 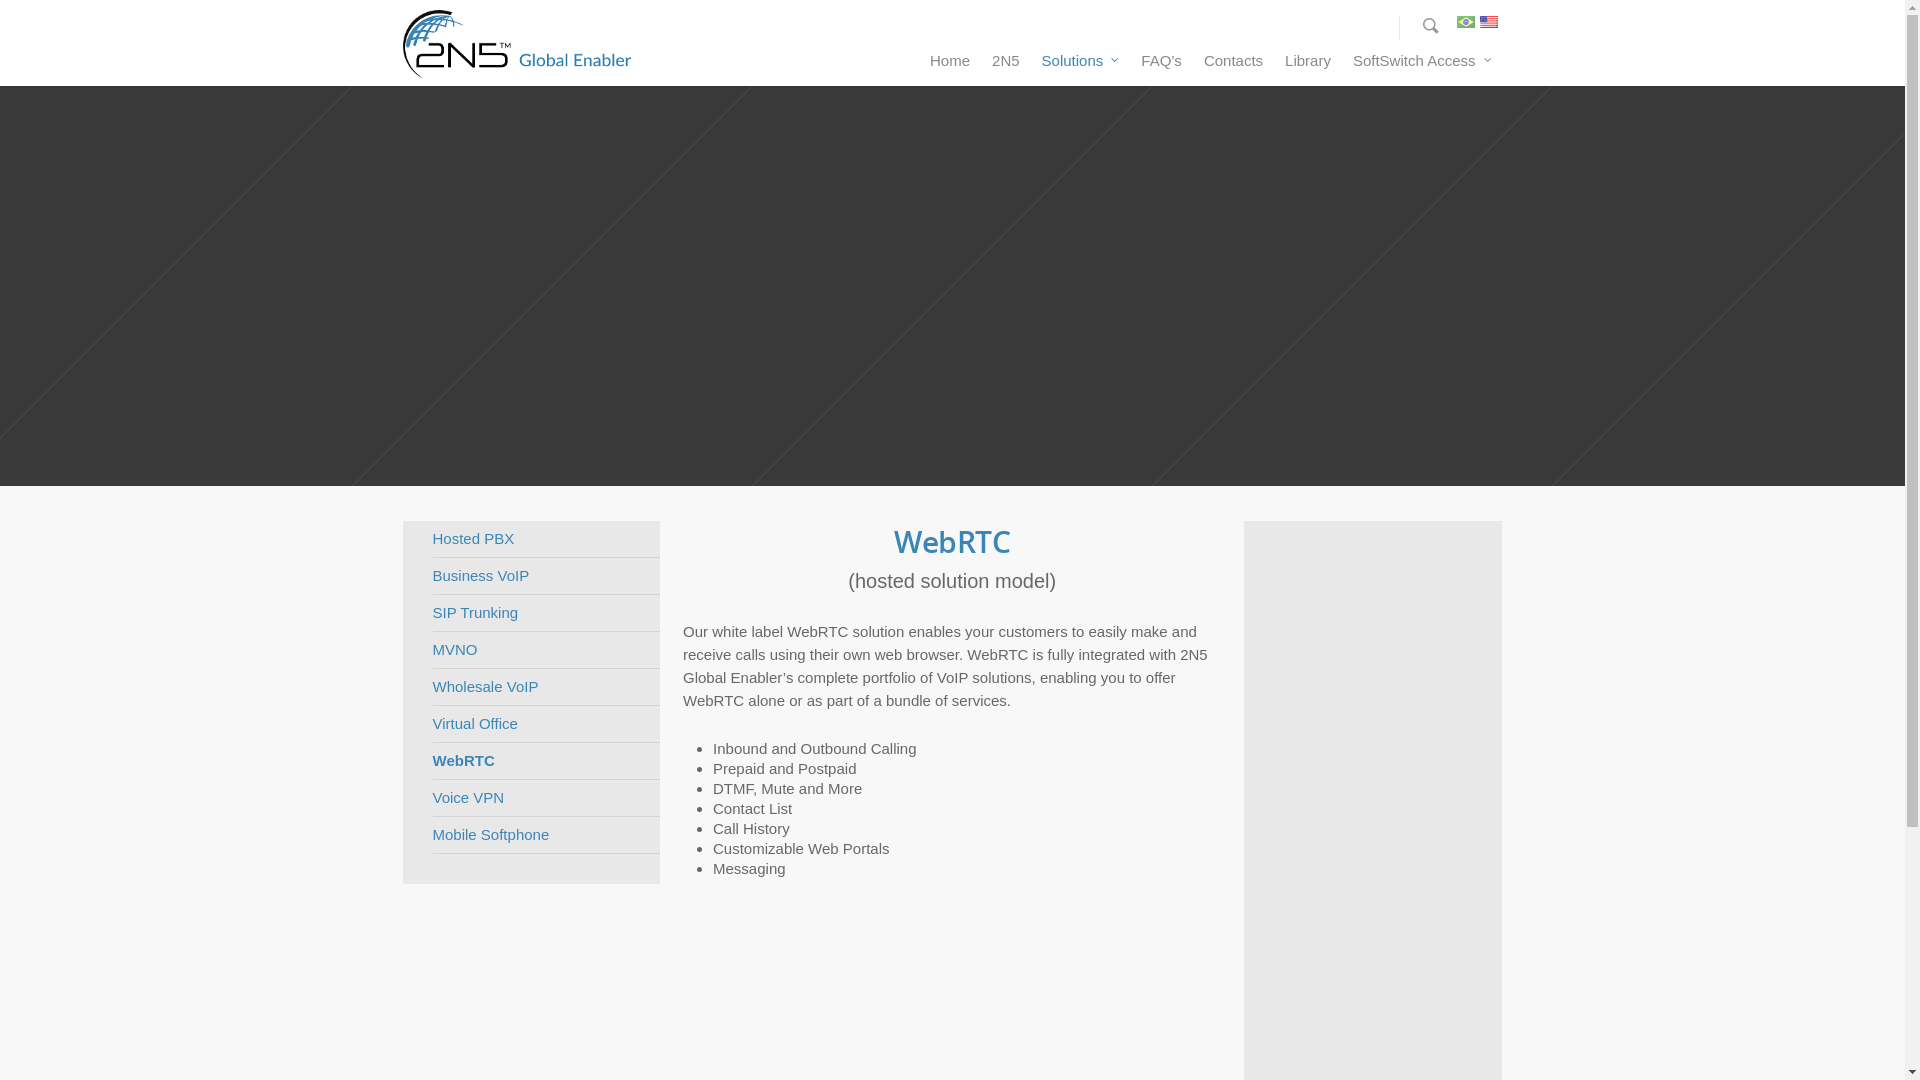 What do you see at coordinates (545, 761) in the screenshot?
I see `'WebRTC'` at bounding box center [545, 761].